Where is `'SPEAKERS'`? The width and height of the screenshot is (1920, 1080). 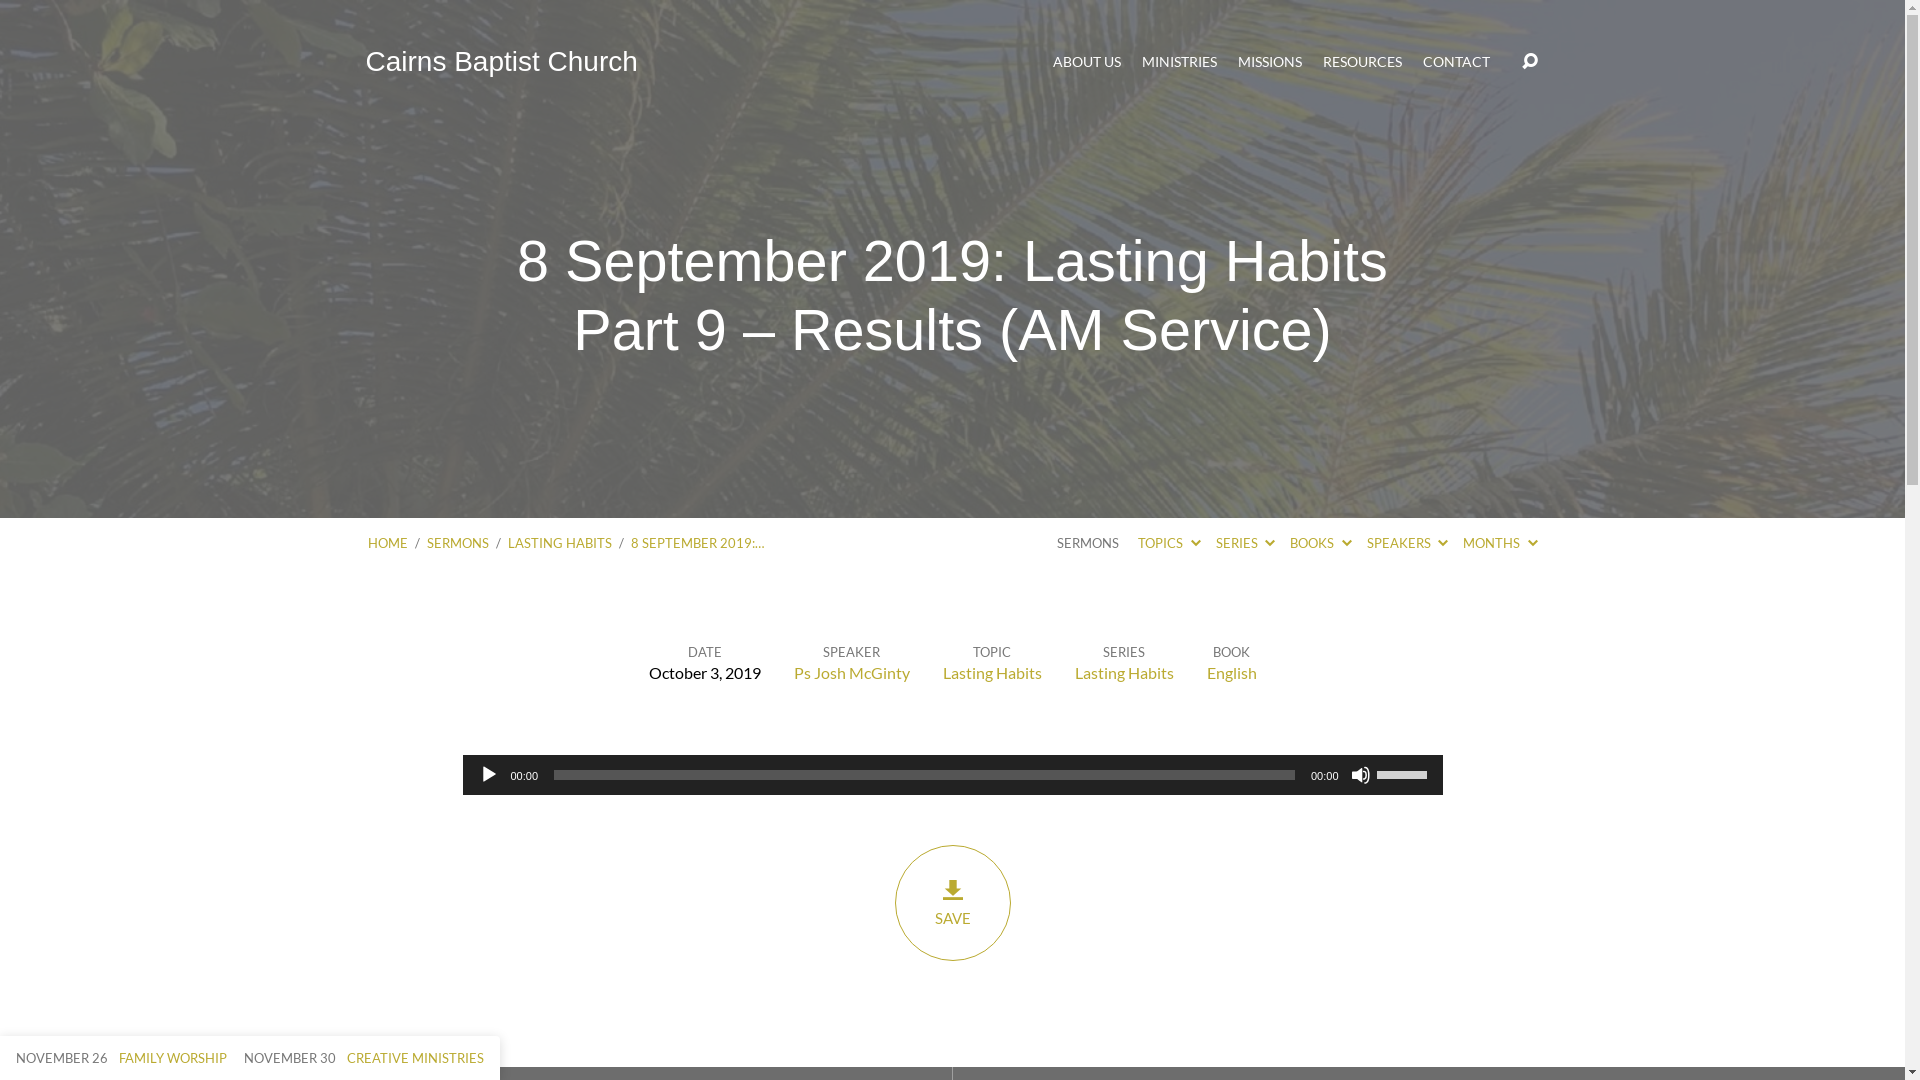 'SPEAKERS' is located at coordinates (1406, 543).